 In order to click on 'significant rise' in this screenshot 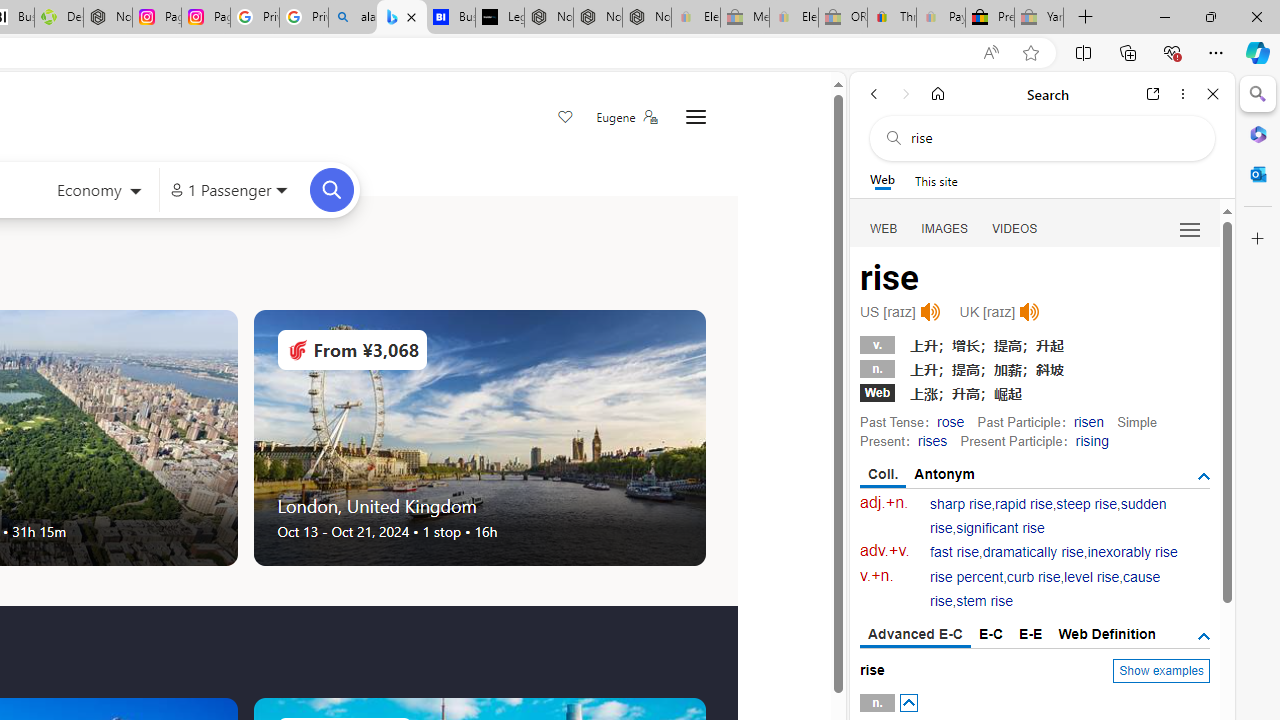, I will do `click(1000, 527)`.